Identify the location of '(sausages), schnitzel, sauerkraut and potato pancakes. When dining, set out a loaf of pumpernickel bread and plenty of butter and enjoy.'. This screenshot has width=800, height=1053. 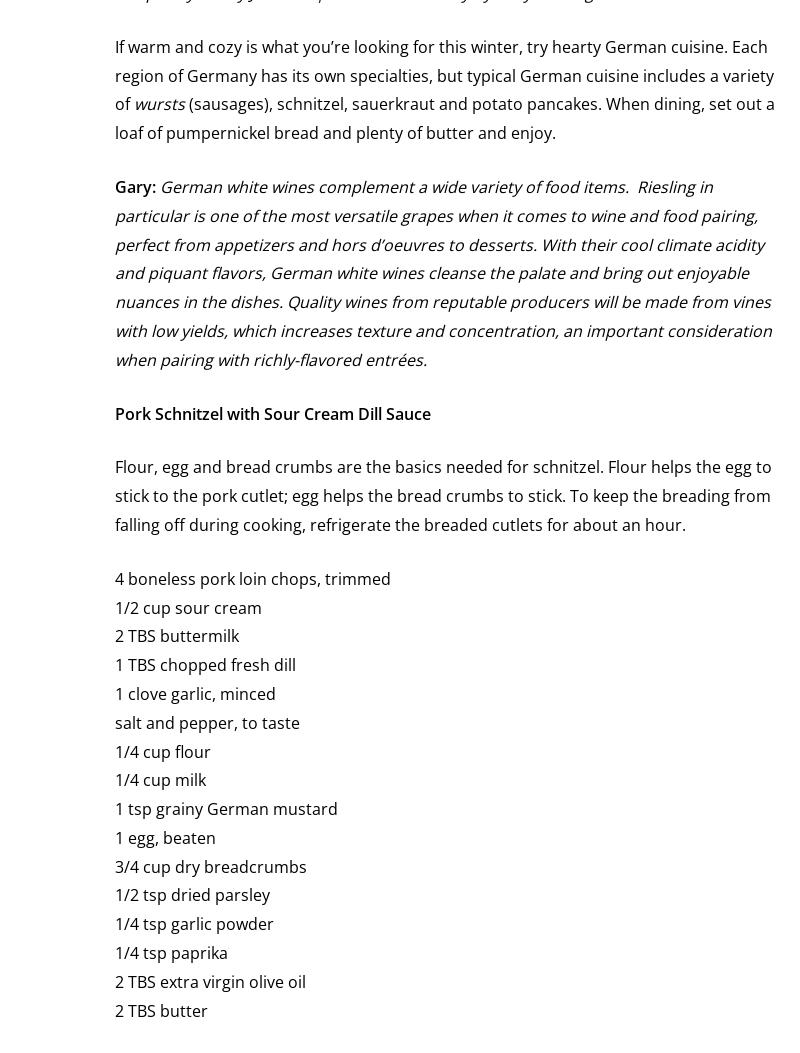
(444, 118).